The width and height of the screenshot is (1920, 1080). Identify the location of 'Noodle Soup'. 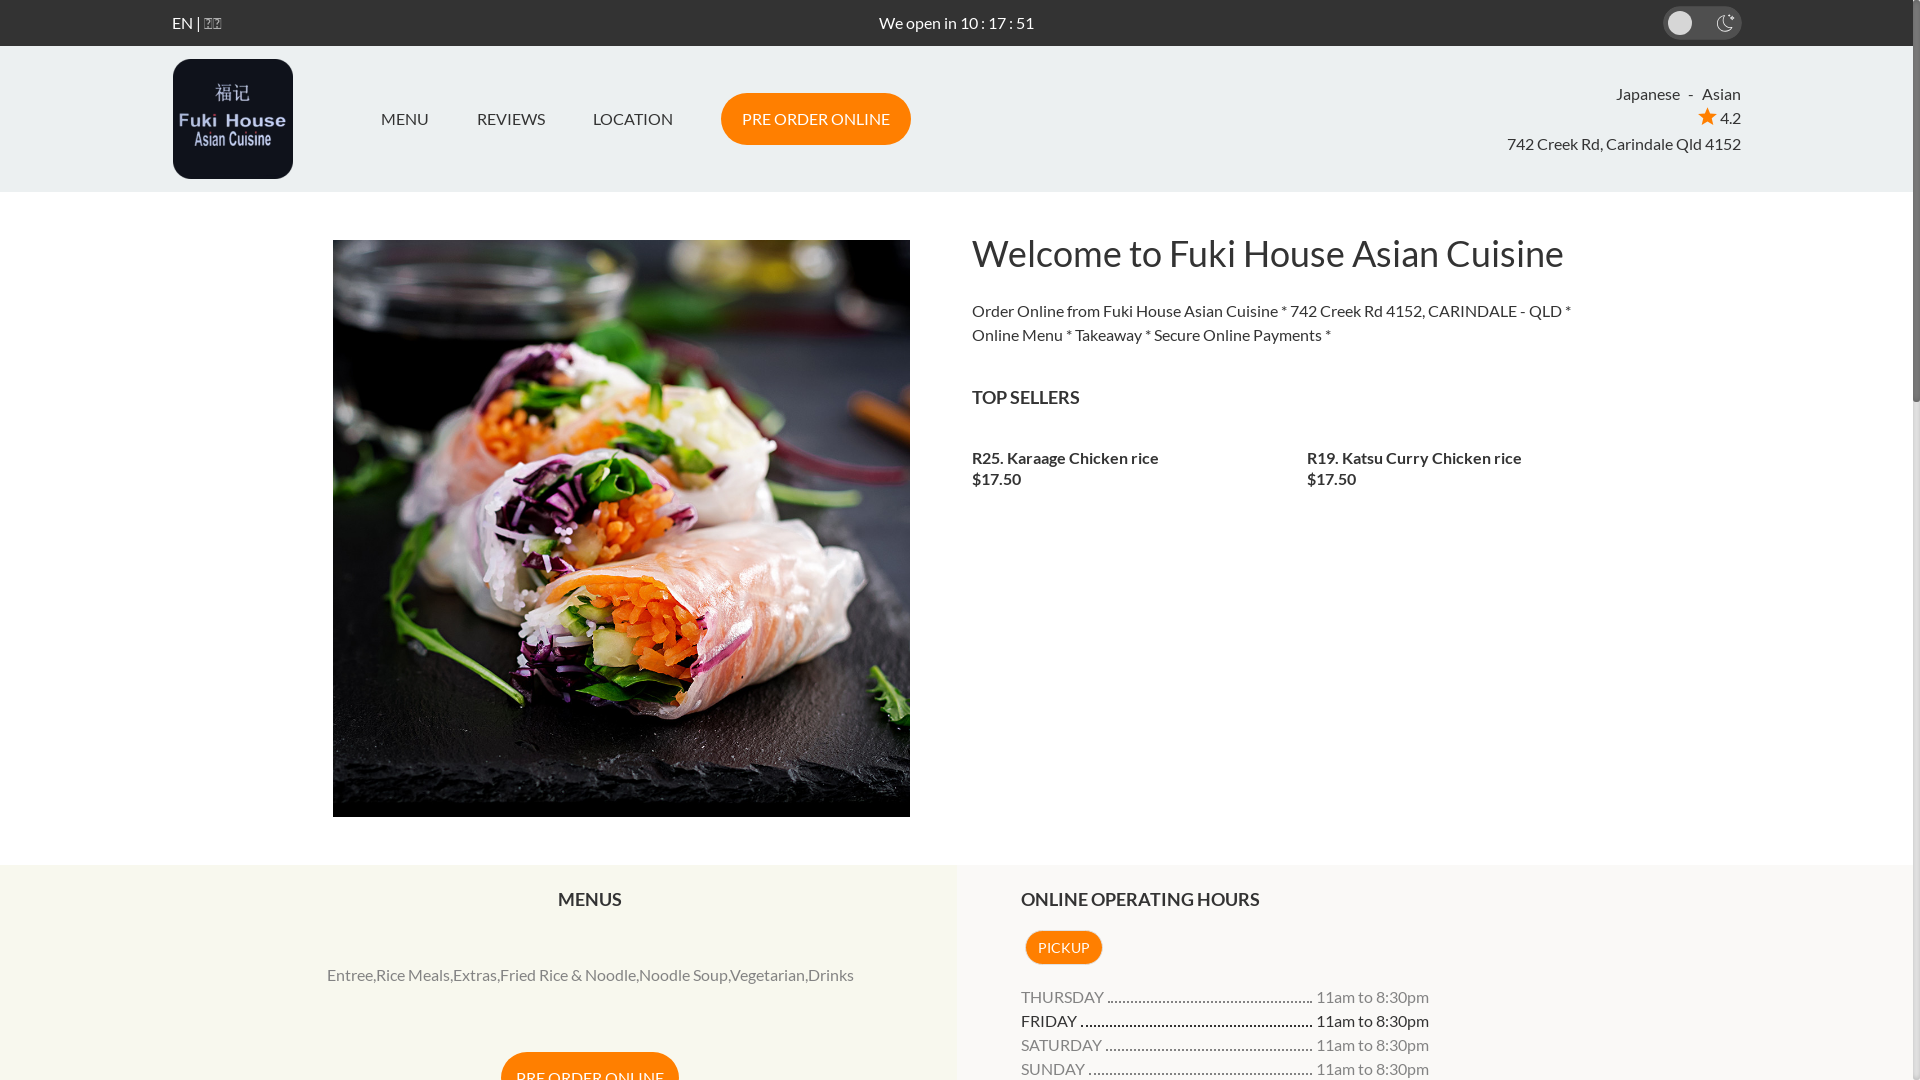
(683, 973).